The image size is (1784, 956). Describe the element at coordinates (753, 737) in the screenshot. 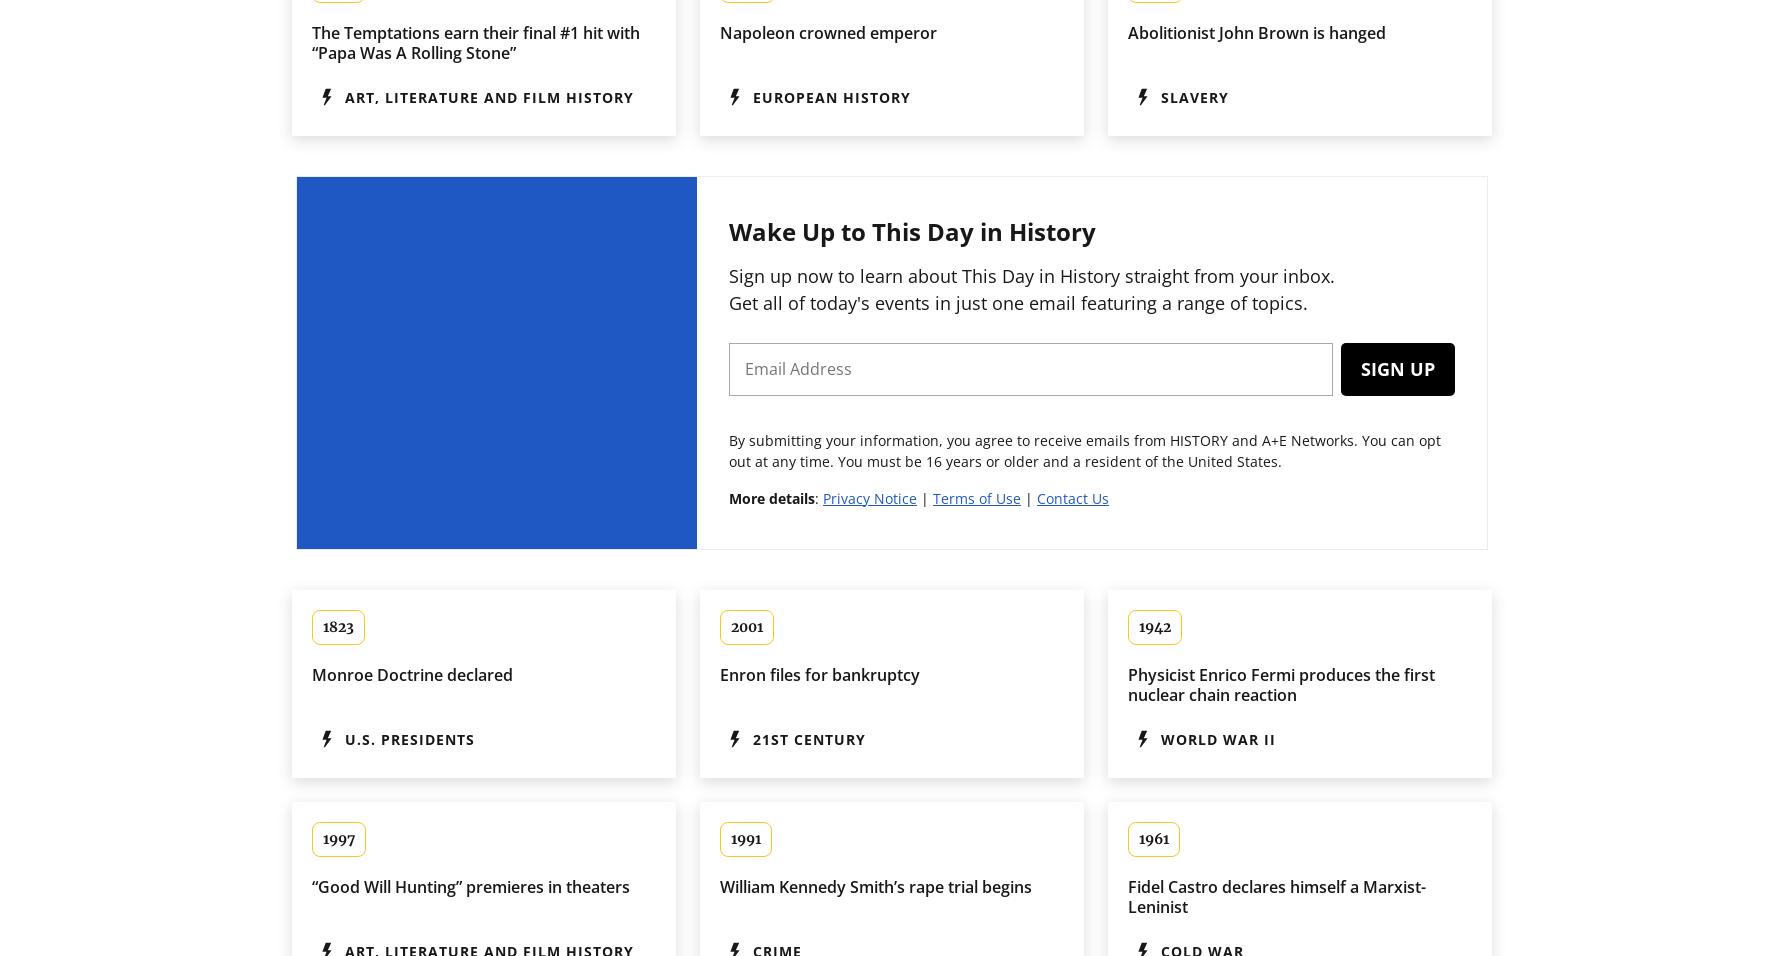

I see `'21st Century'` at that location.